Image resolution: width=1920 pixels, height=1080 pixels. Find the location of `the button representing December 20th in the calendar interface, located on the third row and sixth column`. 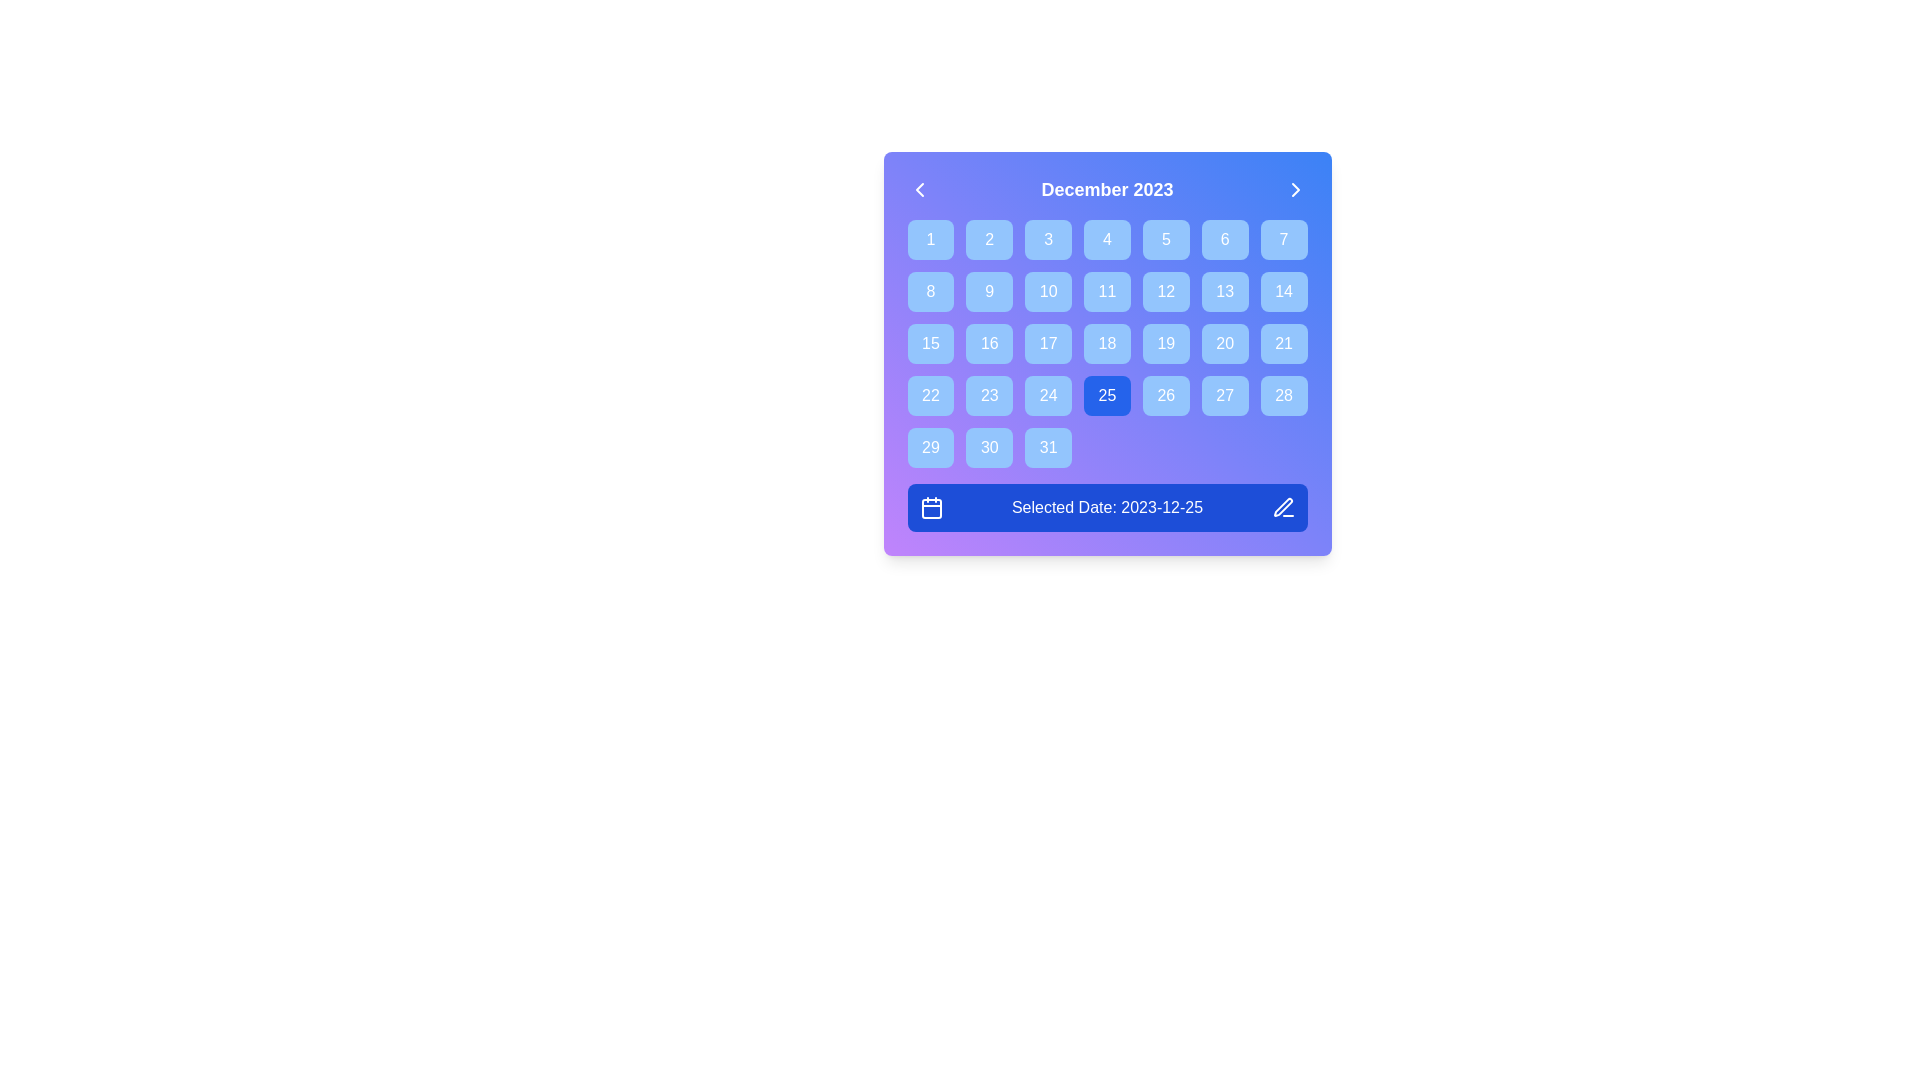

the button representing December 20th in the calendar interface, located on the third row and sixth column is located at coordinates (1224, 342).